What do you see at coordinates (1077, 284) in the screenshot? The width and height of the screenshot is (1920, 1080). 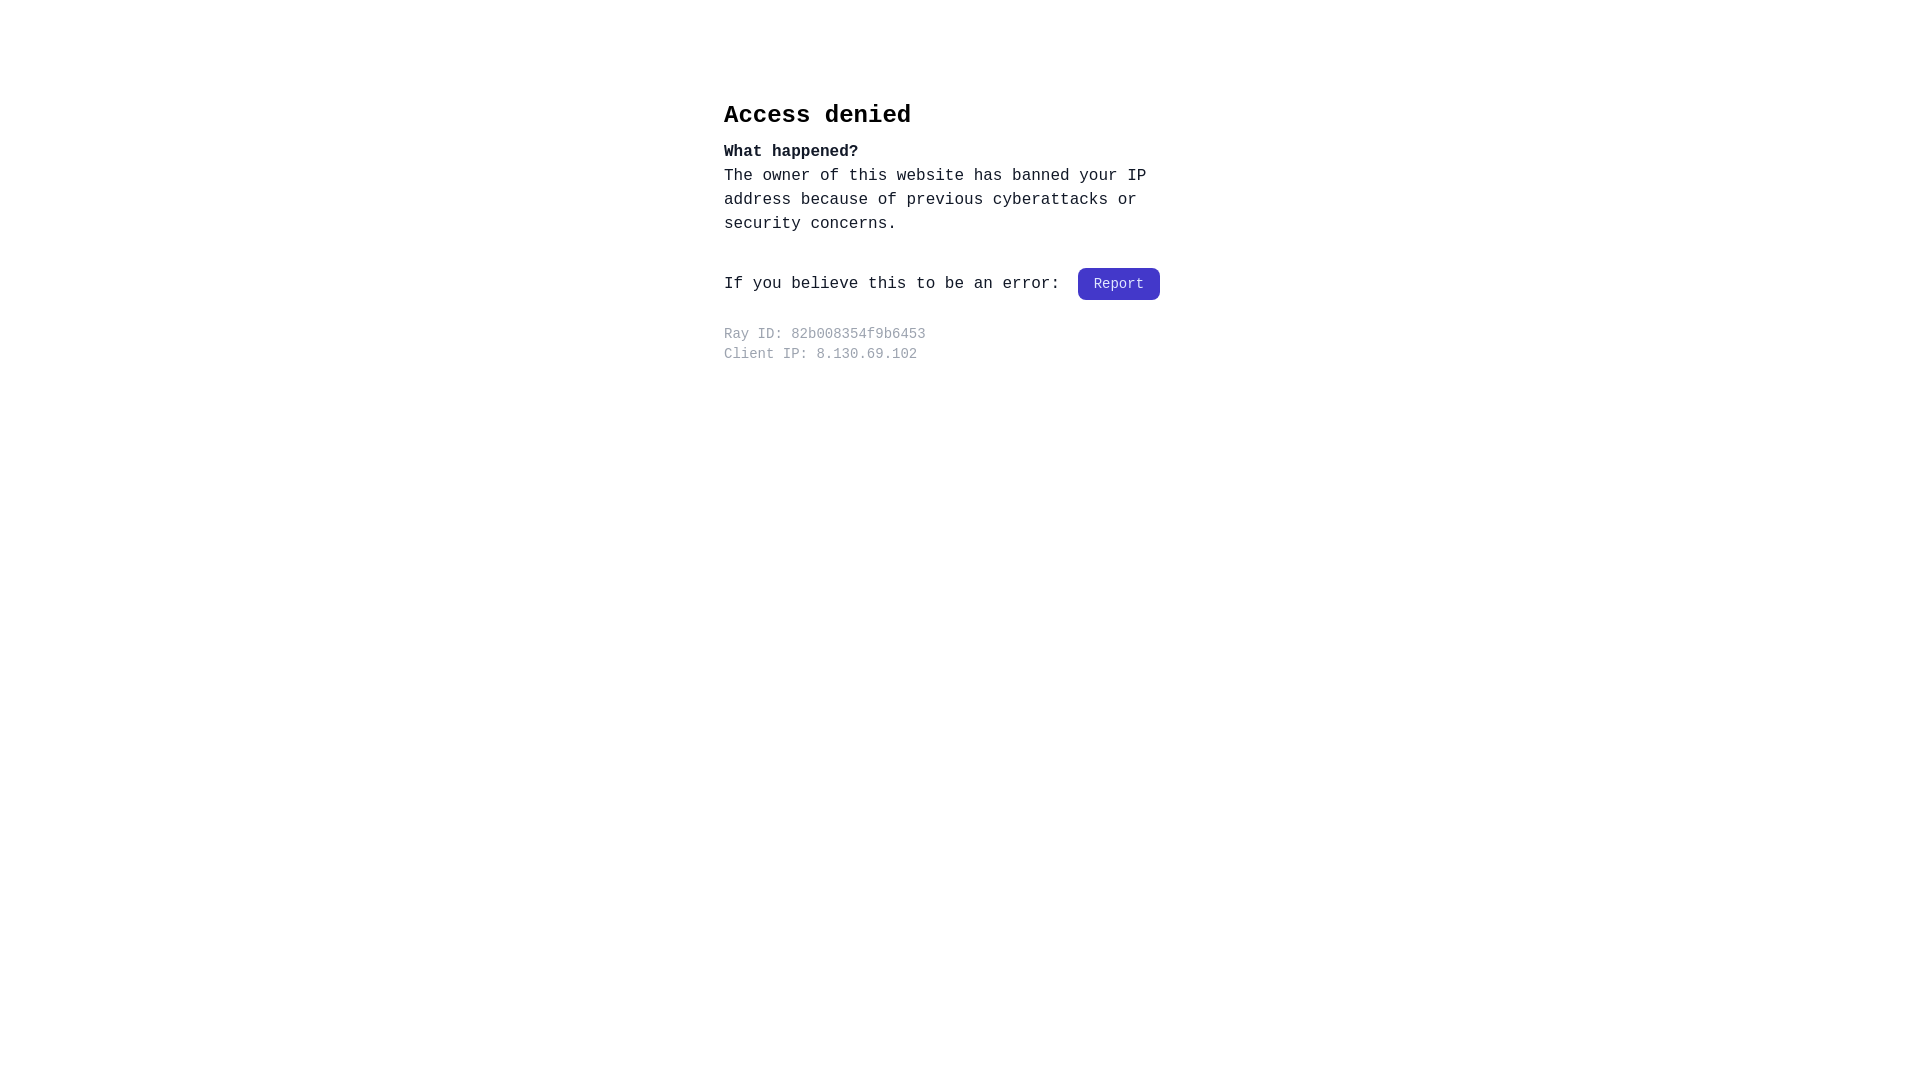 I see `'Report'` at bounding box center [1077, 284].